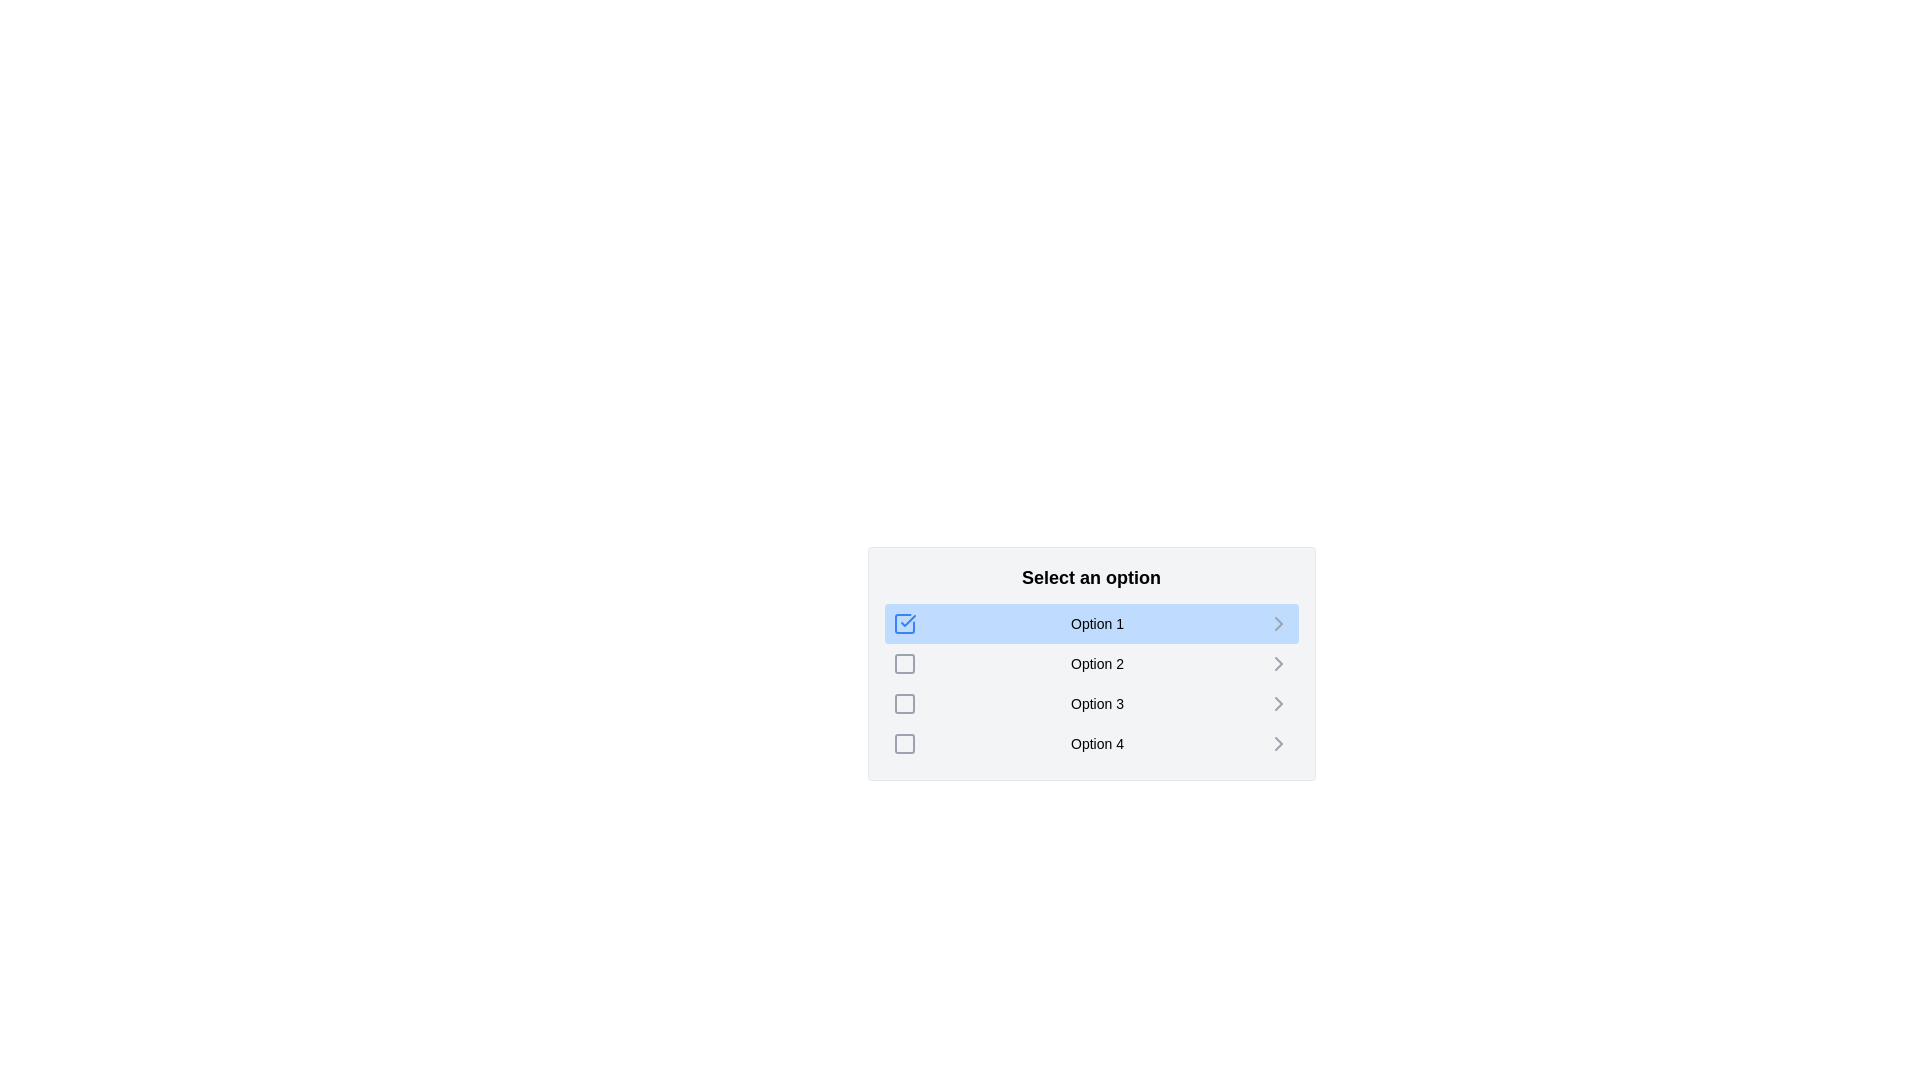 Image resolution: width=1920 pixels, height=1080 pixels. Describe the element at coordinates (903, 744) in the screenshot. I see `the checkbox located to the left of the text 'Option 4', which is part of a selectable list and is in the fourth position within the list` at that location.